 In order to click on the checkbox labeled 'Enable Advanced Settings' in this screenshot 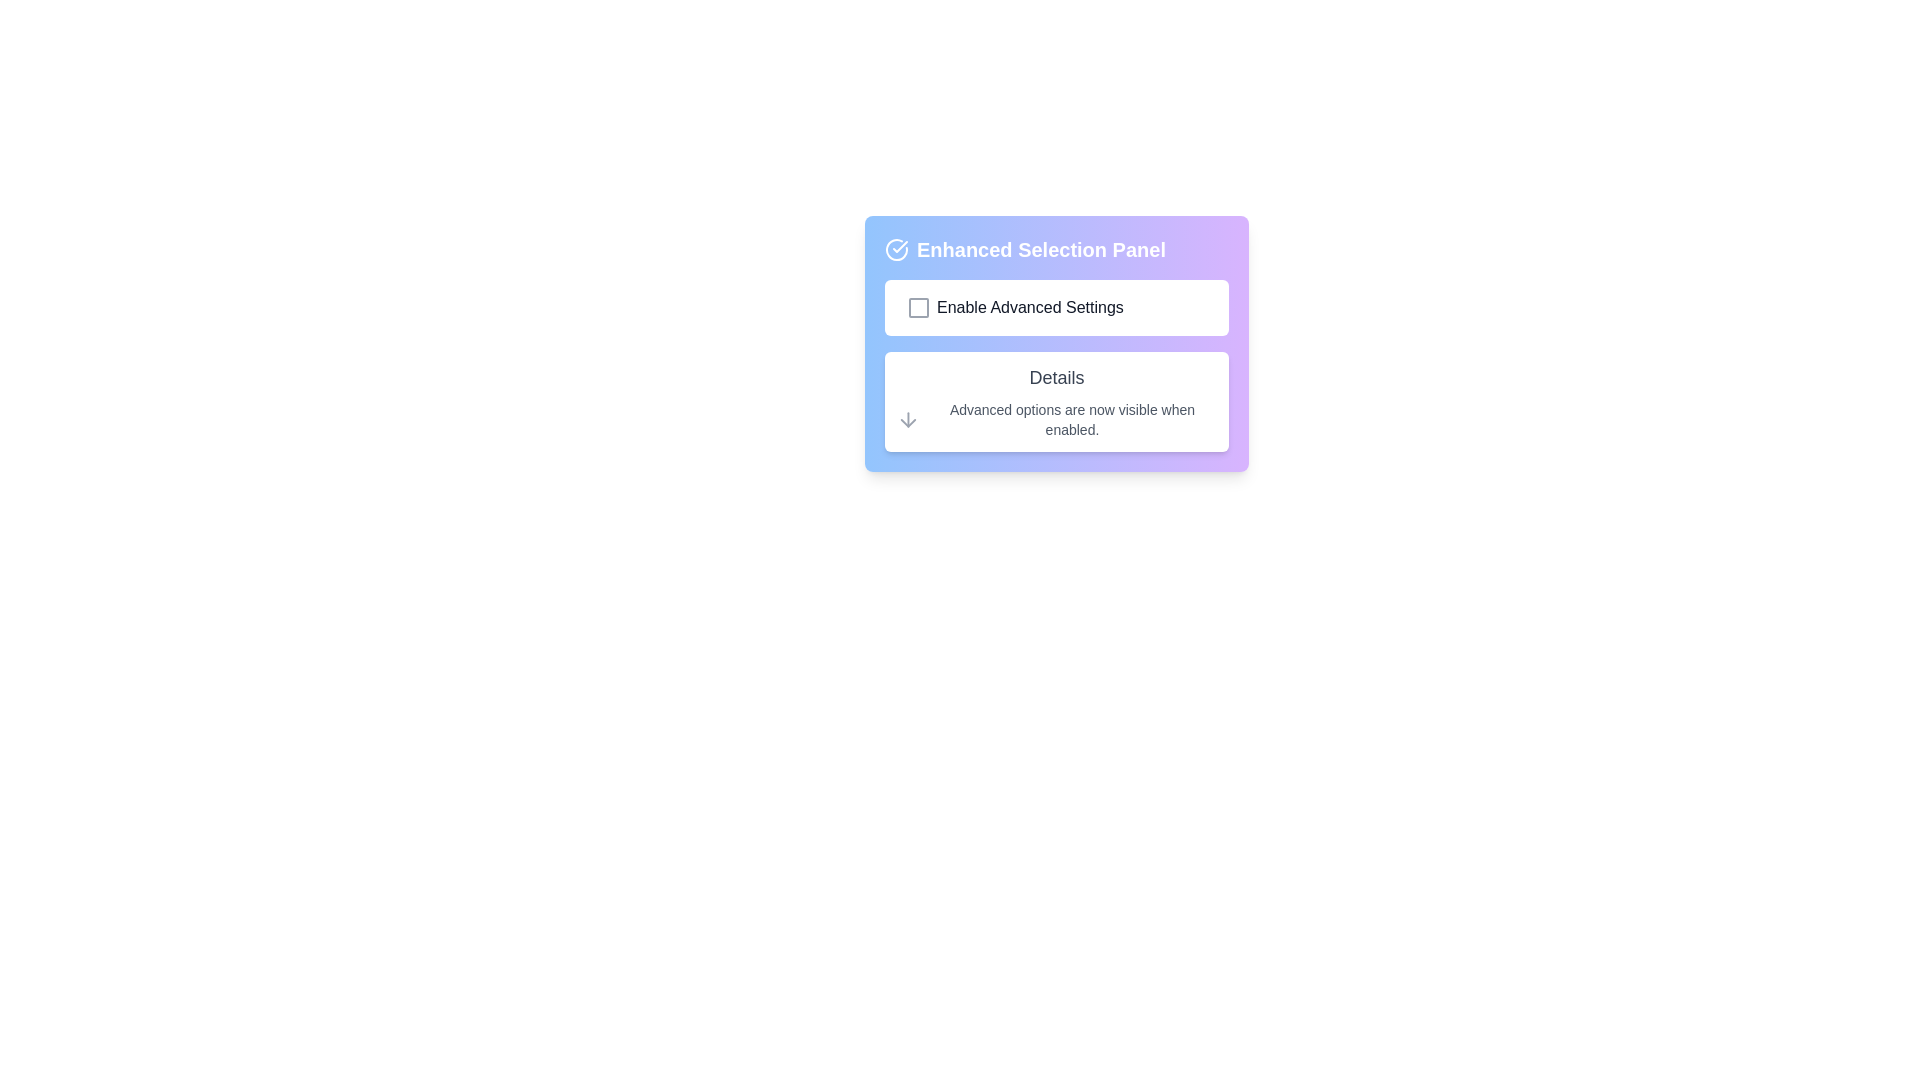, I will do `click(1055, 308)`.